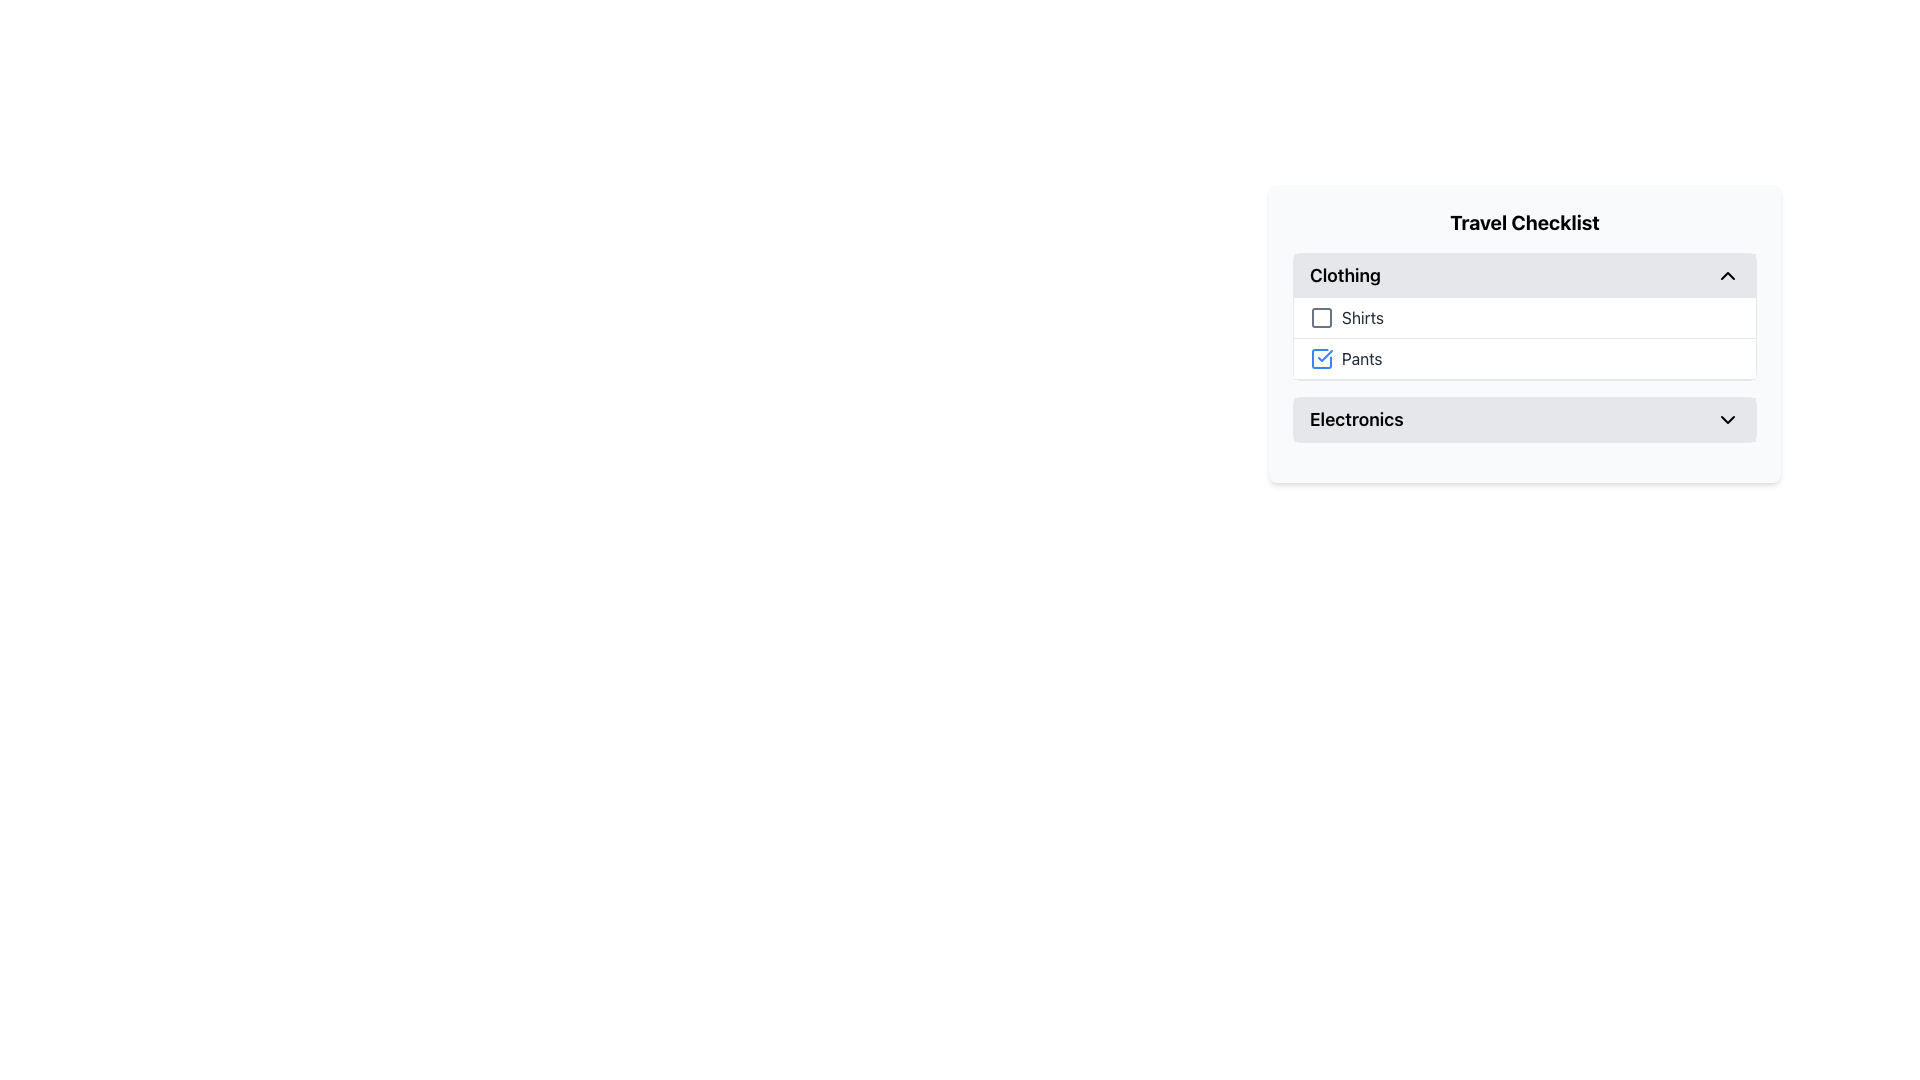 This screenshot has width=1920, height=1080. Describe the element at coordinates (1727, 276) in the screenshot. I see `the toggle icon located at the rightmost end of the 'Clothing' header` at that location.